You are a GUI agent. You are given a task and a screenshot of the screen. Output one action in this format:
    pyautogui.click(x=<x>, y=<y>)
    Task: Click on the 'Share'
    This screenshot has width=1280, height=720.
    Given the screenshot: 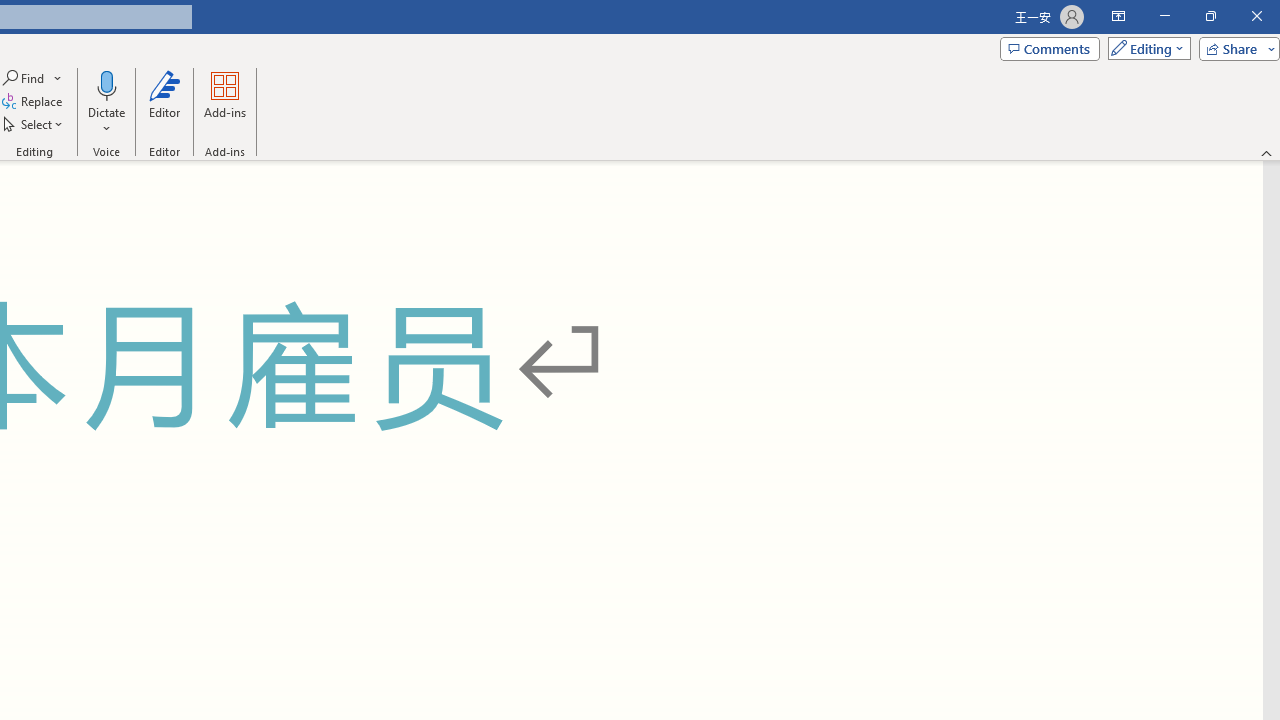 What is the action you would take?
    pyautogui.click(x=1234, y=47)
    